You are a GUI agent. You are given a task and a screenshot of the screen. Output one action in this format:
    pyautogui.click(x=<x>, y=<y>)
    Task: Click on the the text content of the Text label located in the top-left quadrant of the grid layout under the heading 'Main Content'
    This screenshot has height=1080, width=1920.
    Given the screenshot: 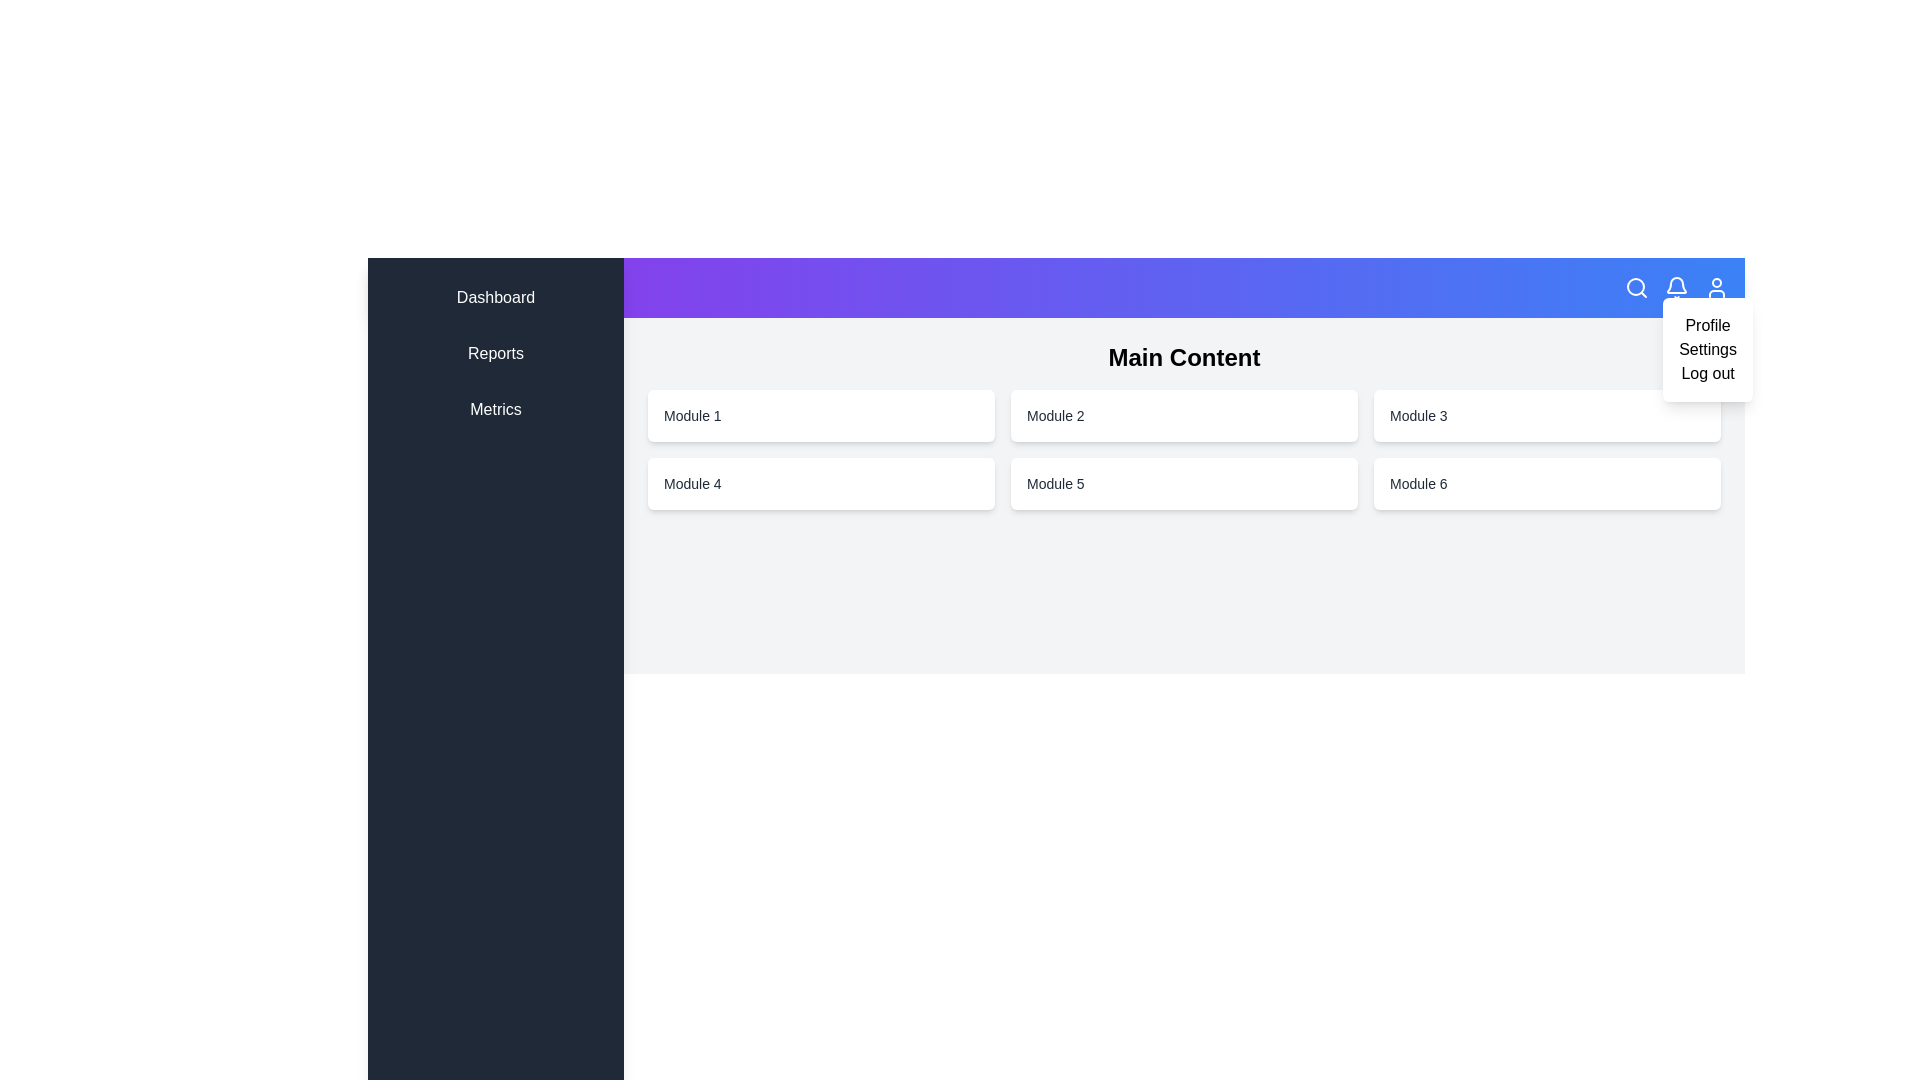 What is the action you would take?
    pyautogui.click(x=692, y=415)
    